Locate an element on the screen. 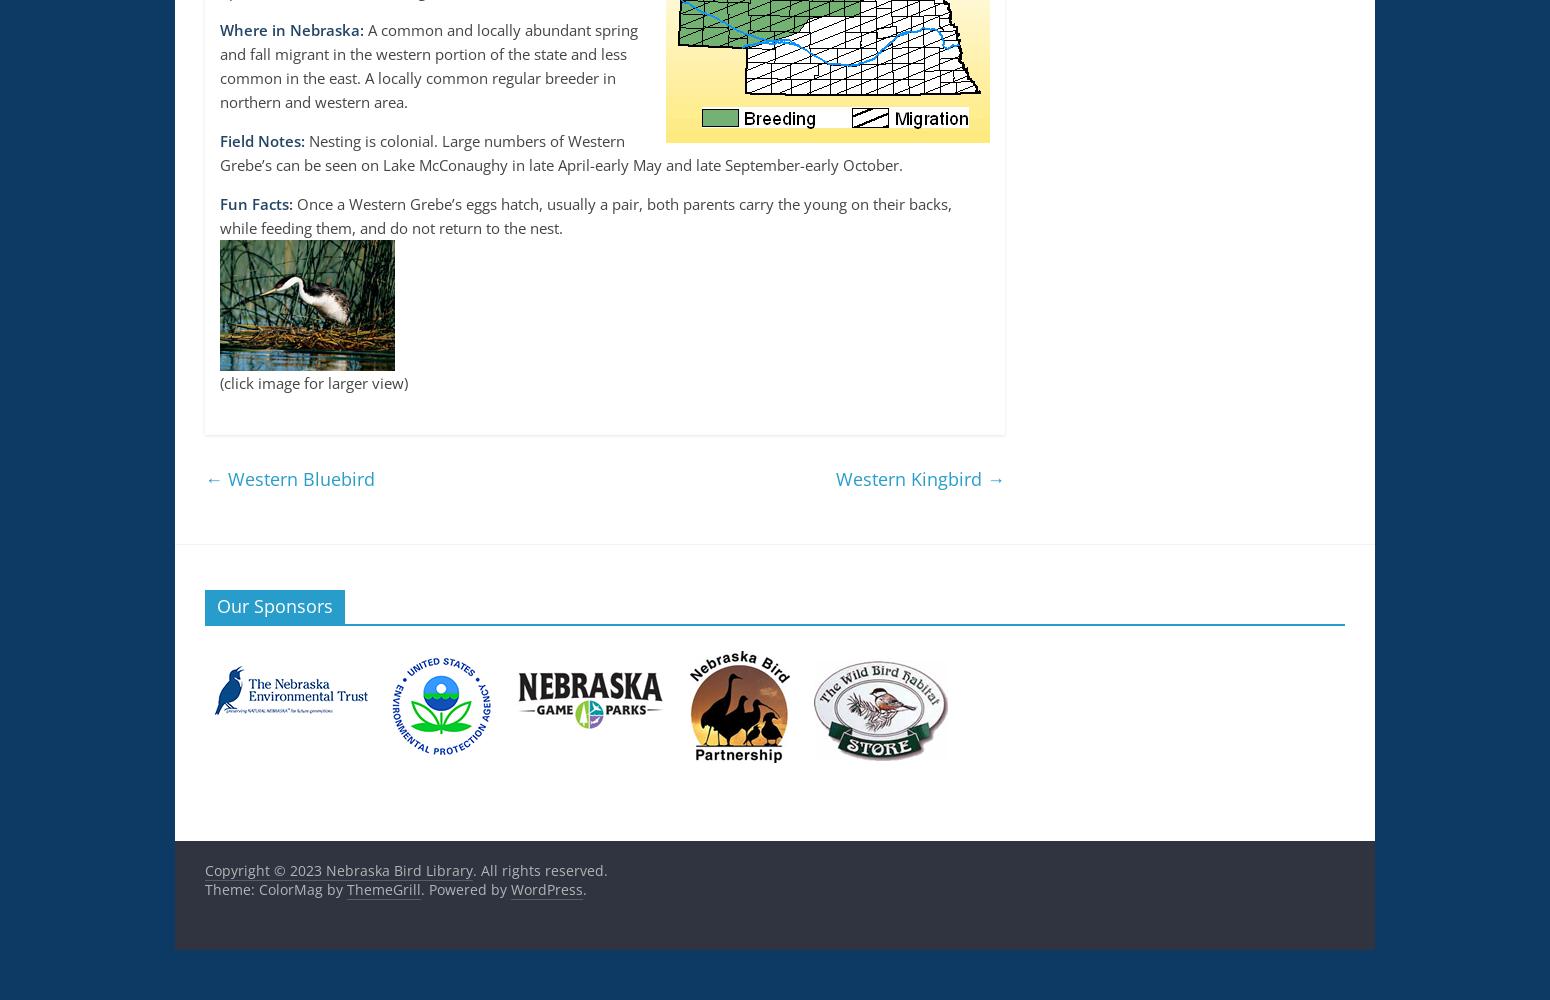 The image size is (1550, 1000). 'Where in Nebraska:' is located at coordinates (292, 30).